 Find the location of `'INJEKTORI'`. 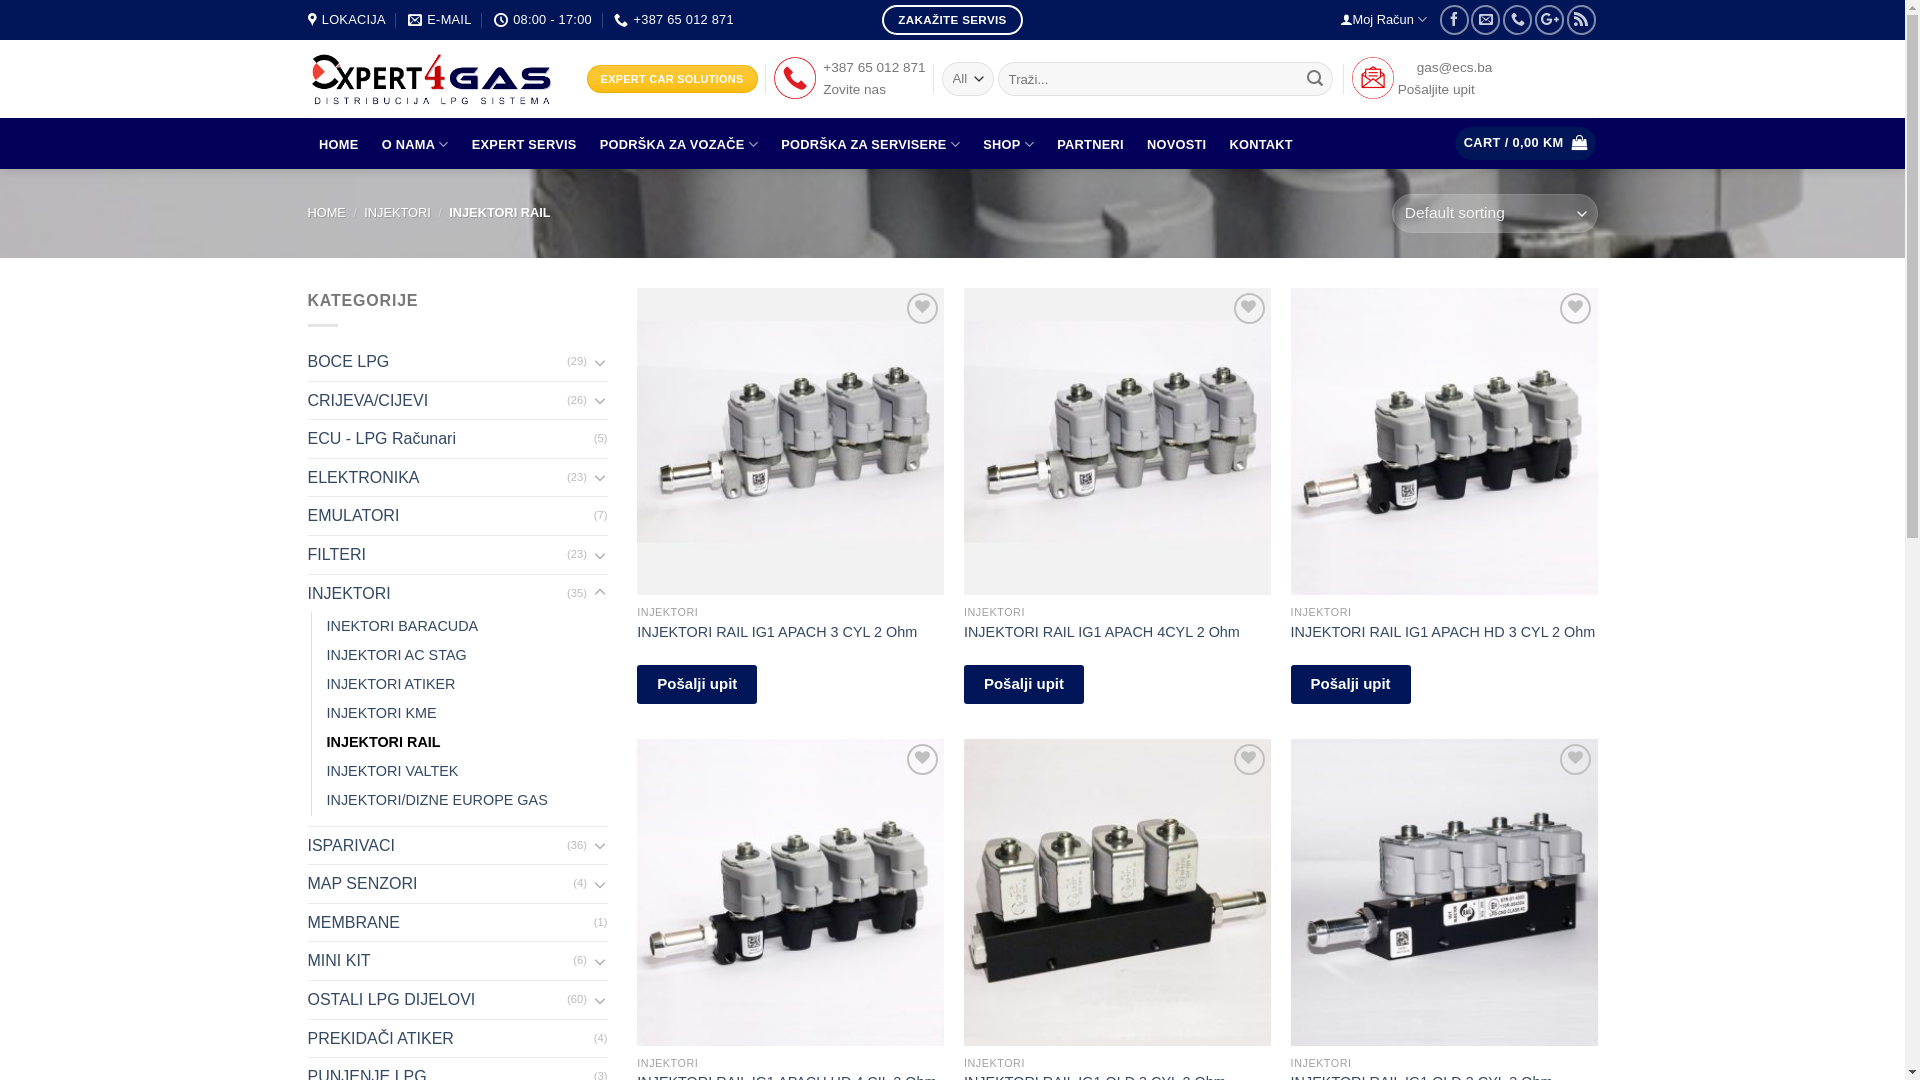

'INJEKTORI' is located at coordinates (306, 593).